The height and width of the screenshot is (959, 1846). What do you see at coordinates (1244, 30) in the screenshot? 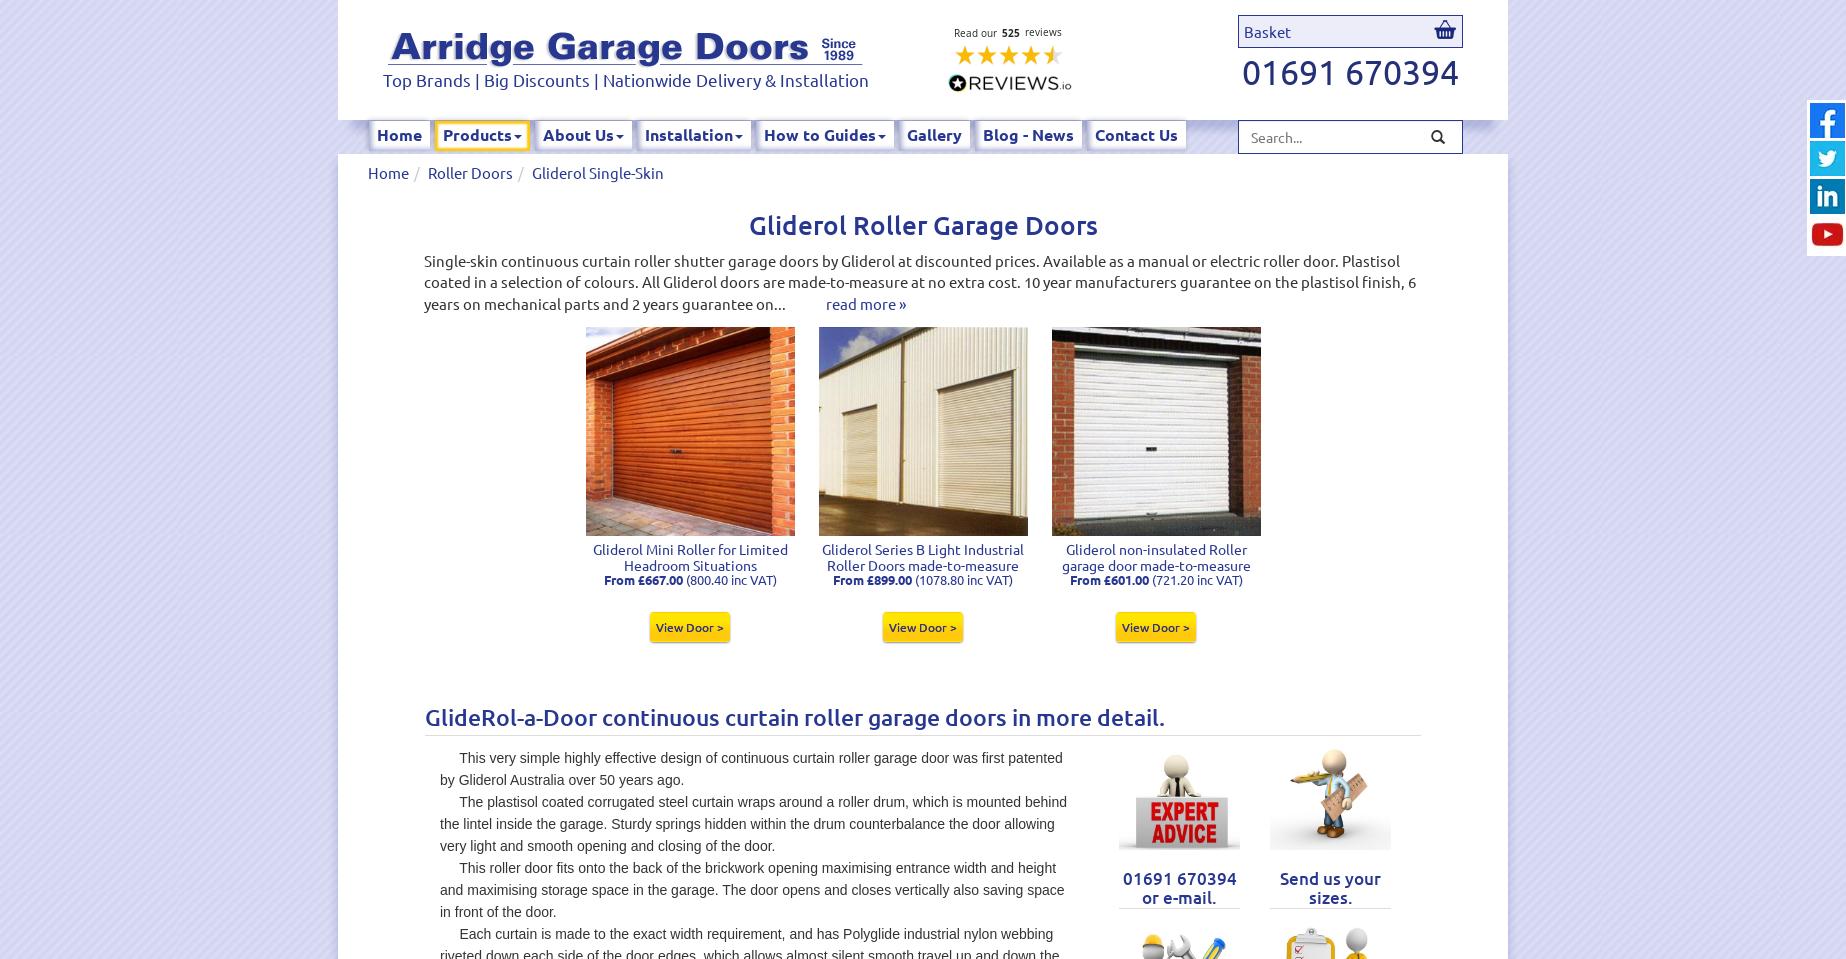
I see `'Basket'` at bounding box center [1244, 30].